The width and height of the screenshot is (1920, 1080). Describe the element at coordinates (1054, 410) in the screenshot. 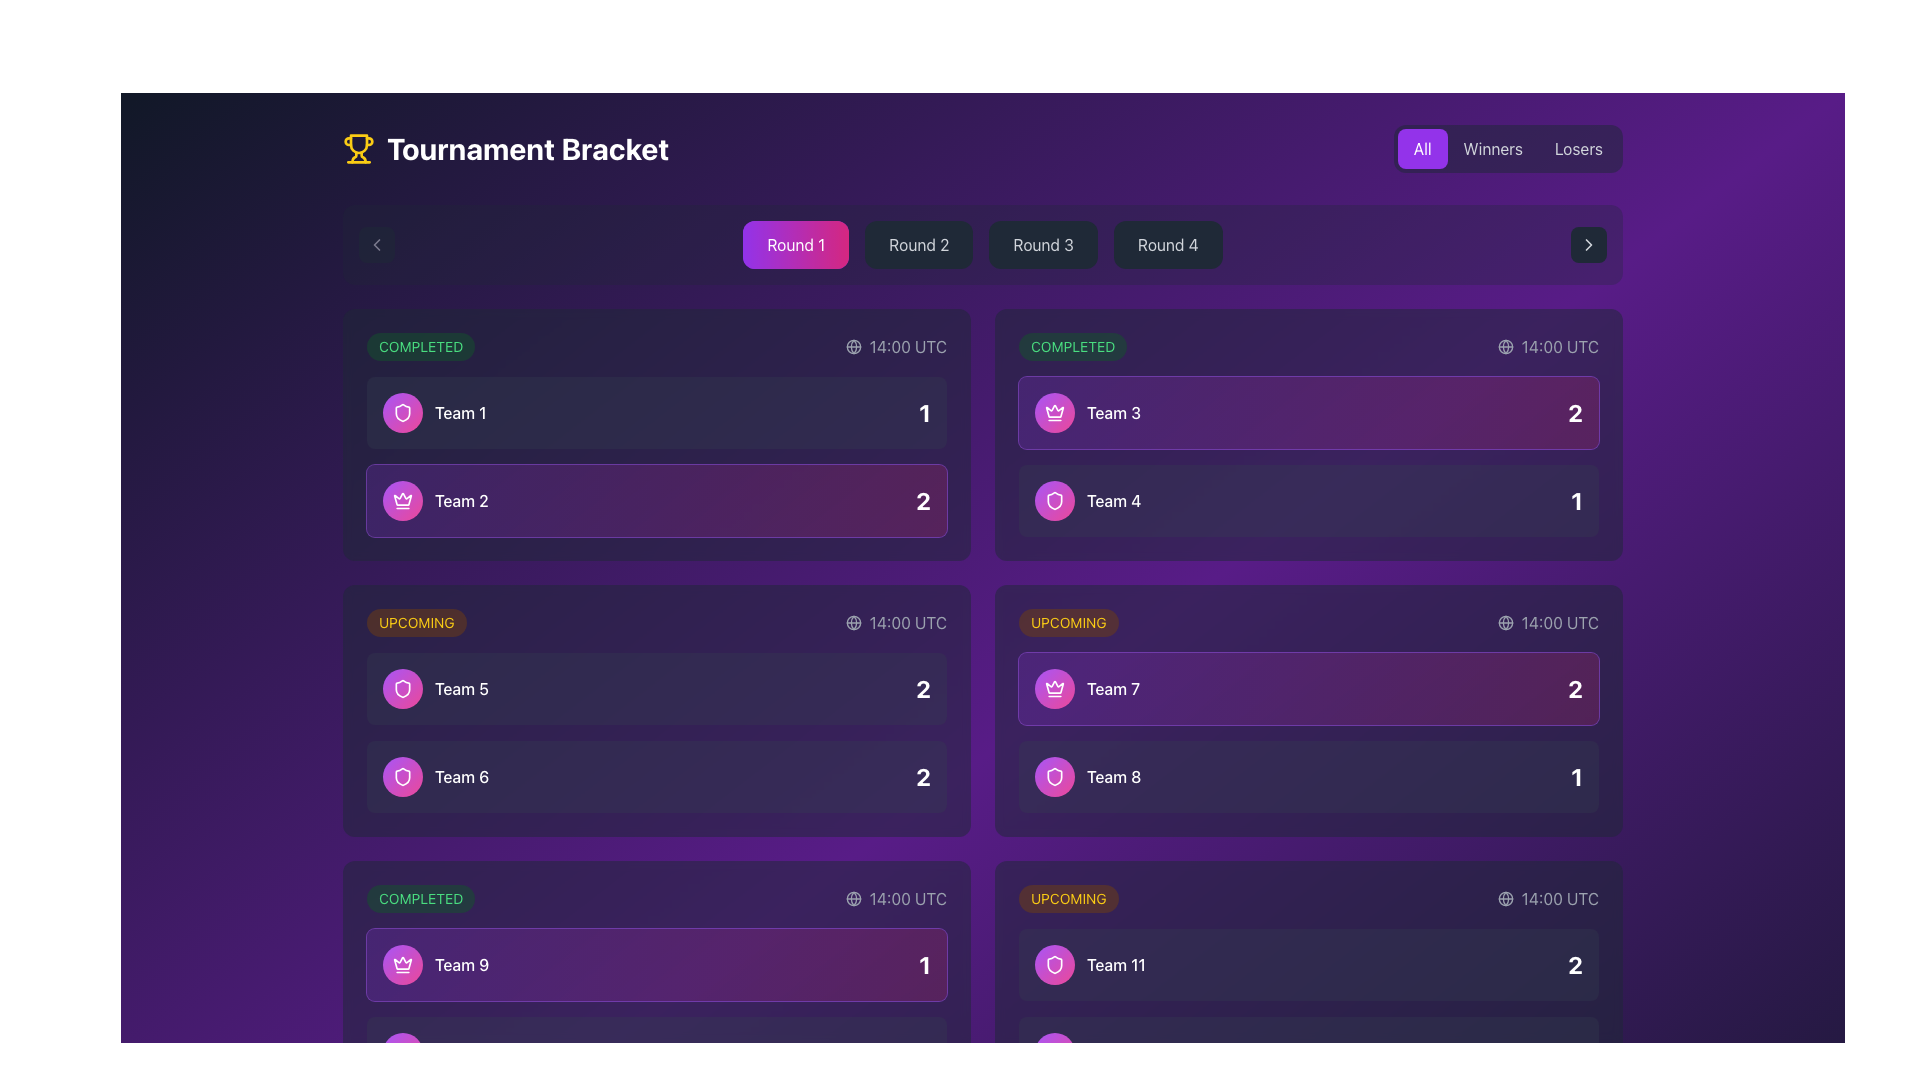

I see `the crown icon outlined in white, positioned inside a purple circular background in the 'Tournament Bracket' area, specifically for 'Team 2' in 'Round 1'` at that location.